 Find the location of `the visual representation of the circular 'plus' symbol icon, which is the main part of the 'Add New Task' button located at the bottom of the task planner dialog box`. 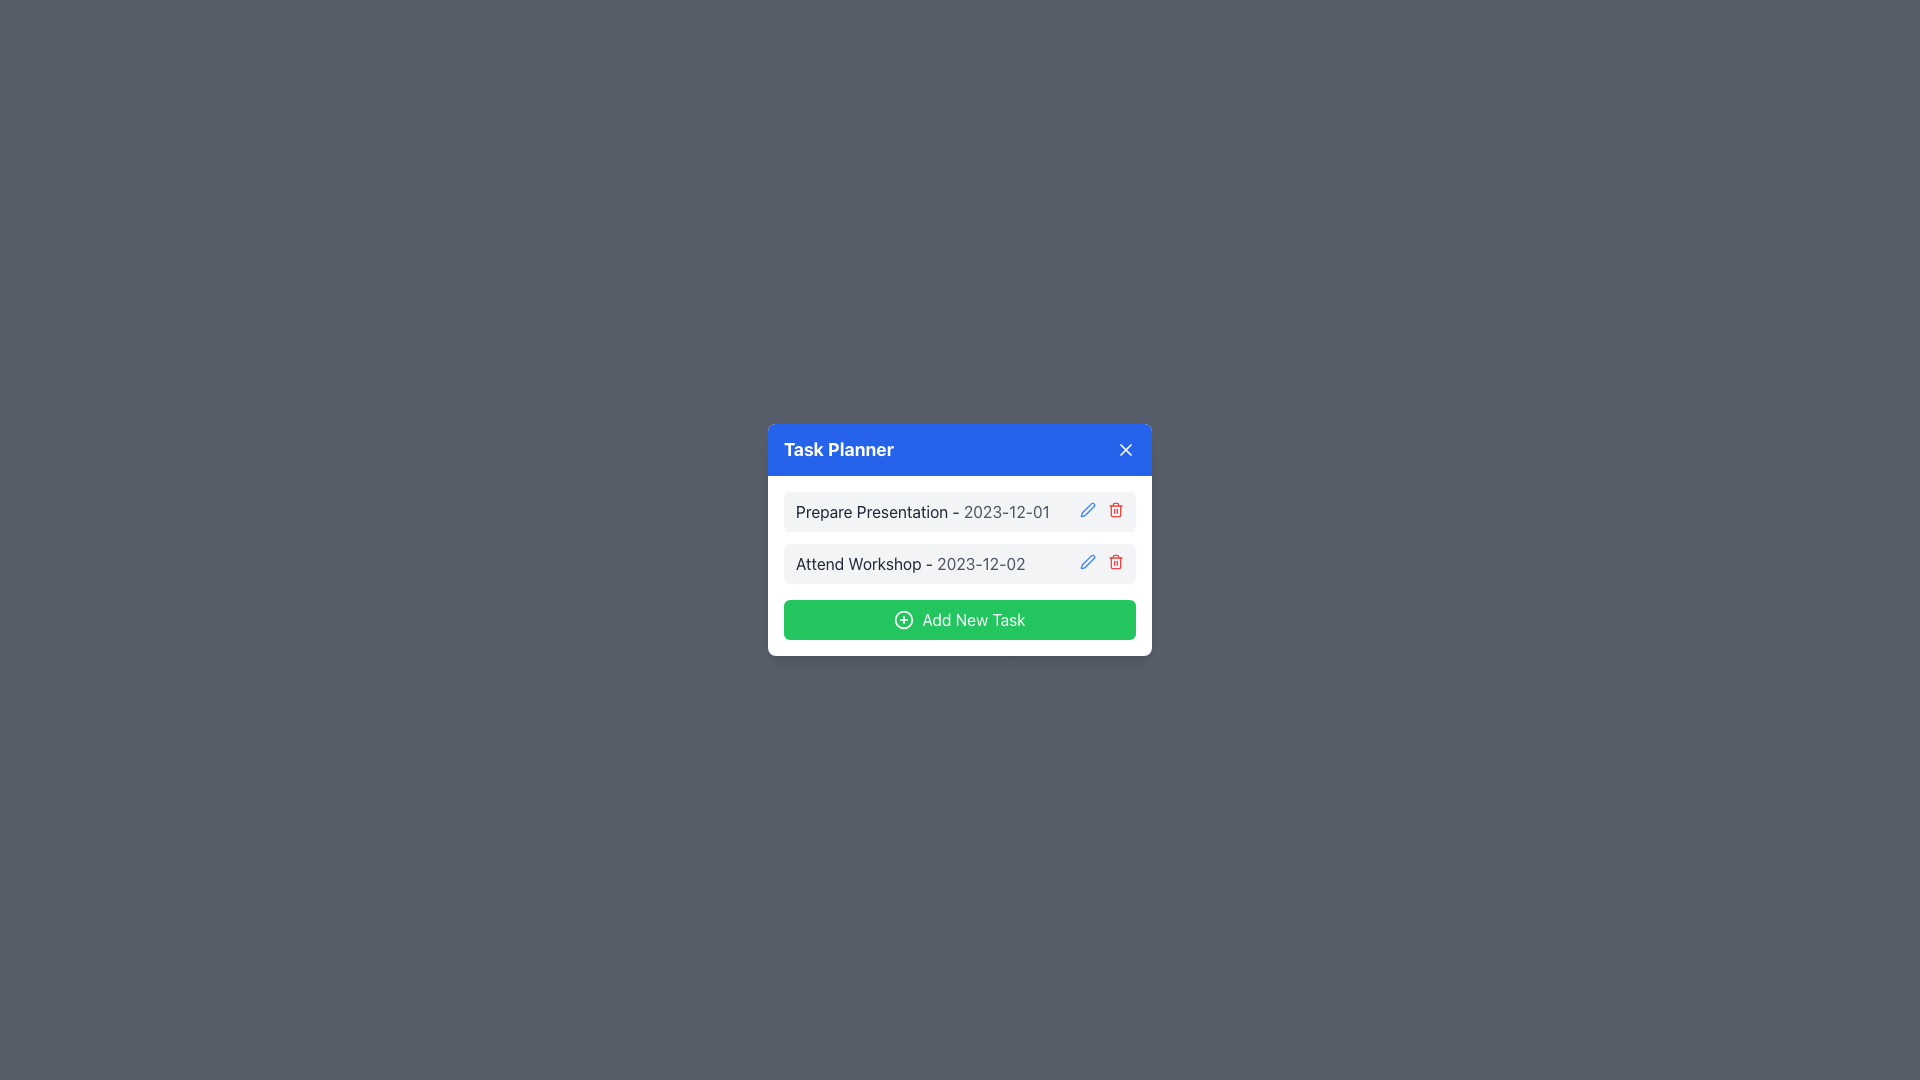

the visual representation of the circular 'plus' symbol icon, which is the main part of the 'Add New Task' button located at the bottom of the task planner dialog box is located at coordinates (903, 619).